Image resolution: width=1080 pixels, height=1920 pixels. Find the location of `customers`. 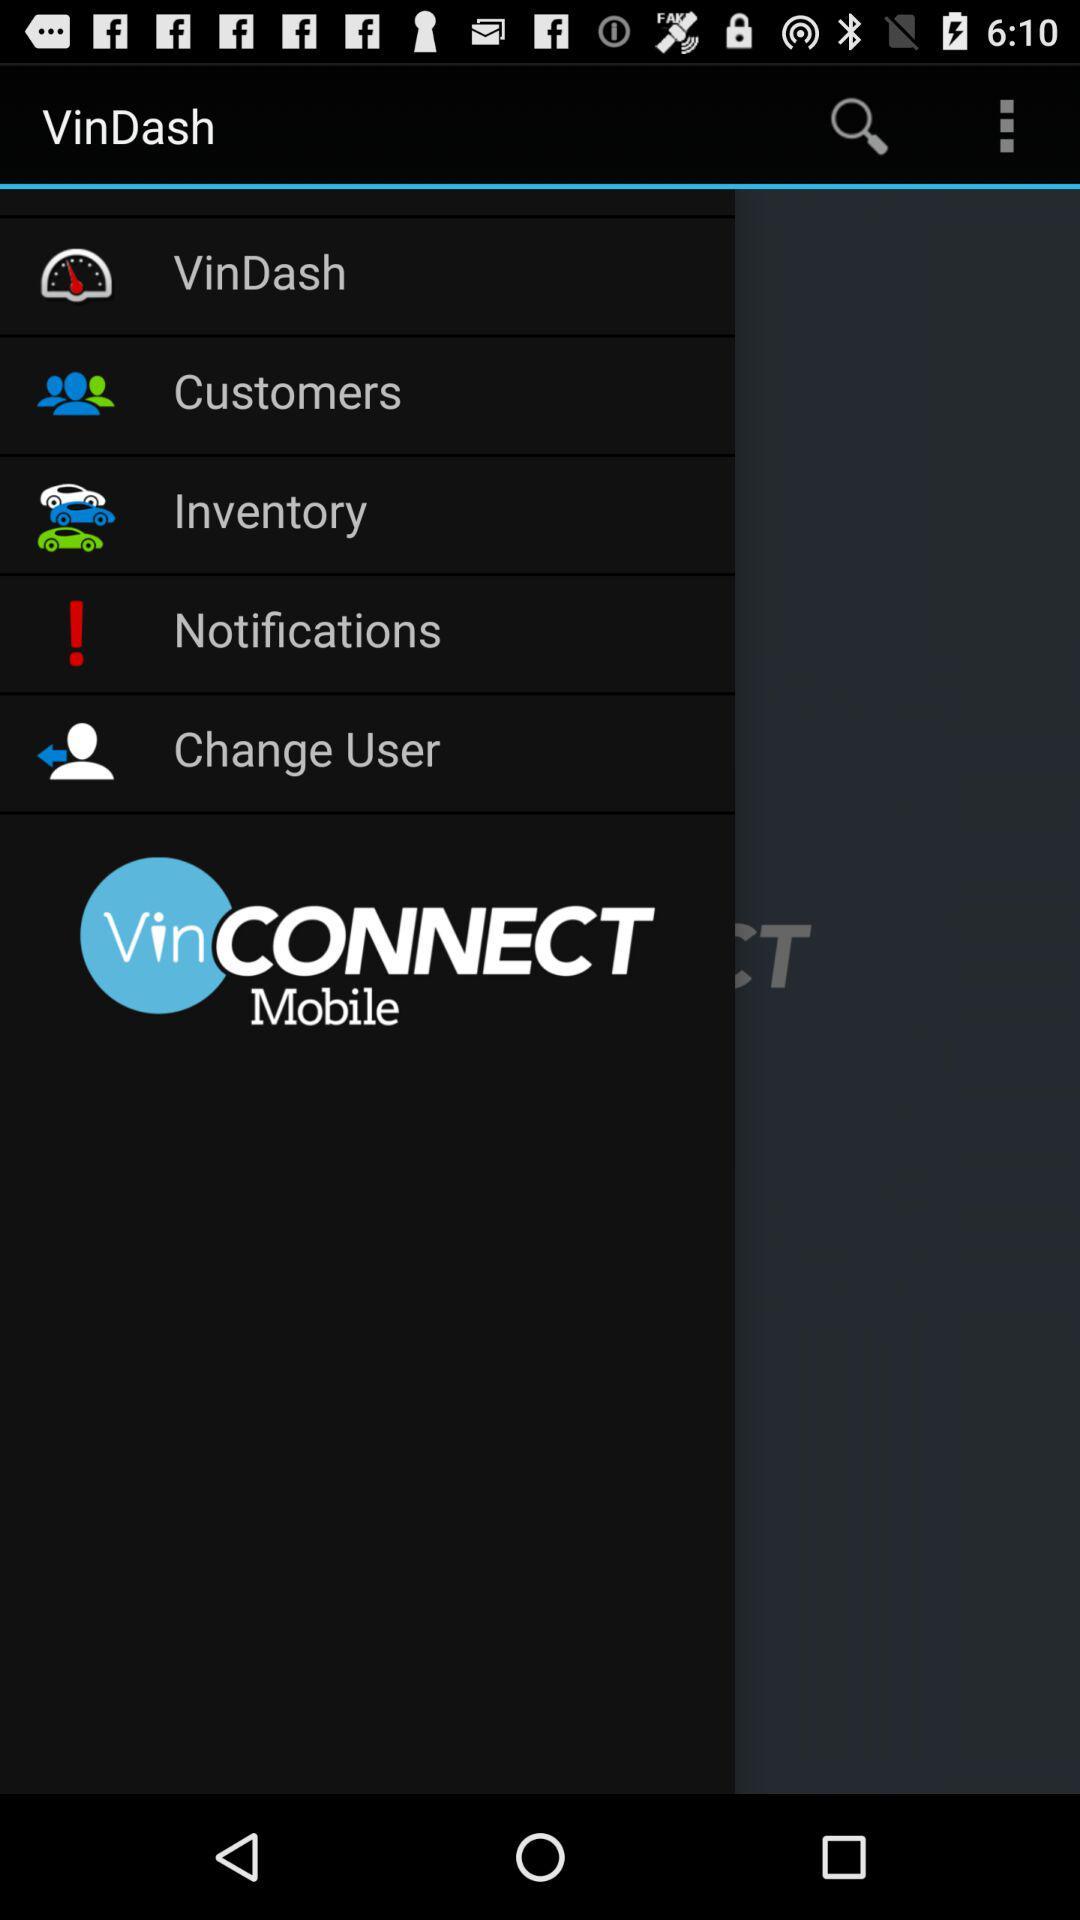

customers is located at coordinates (442, 395).